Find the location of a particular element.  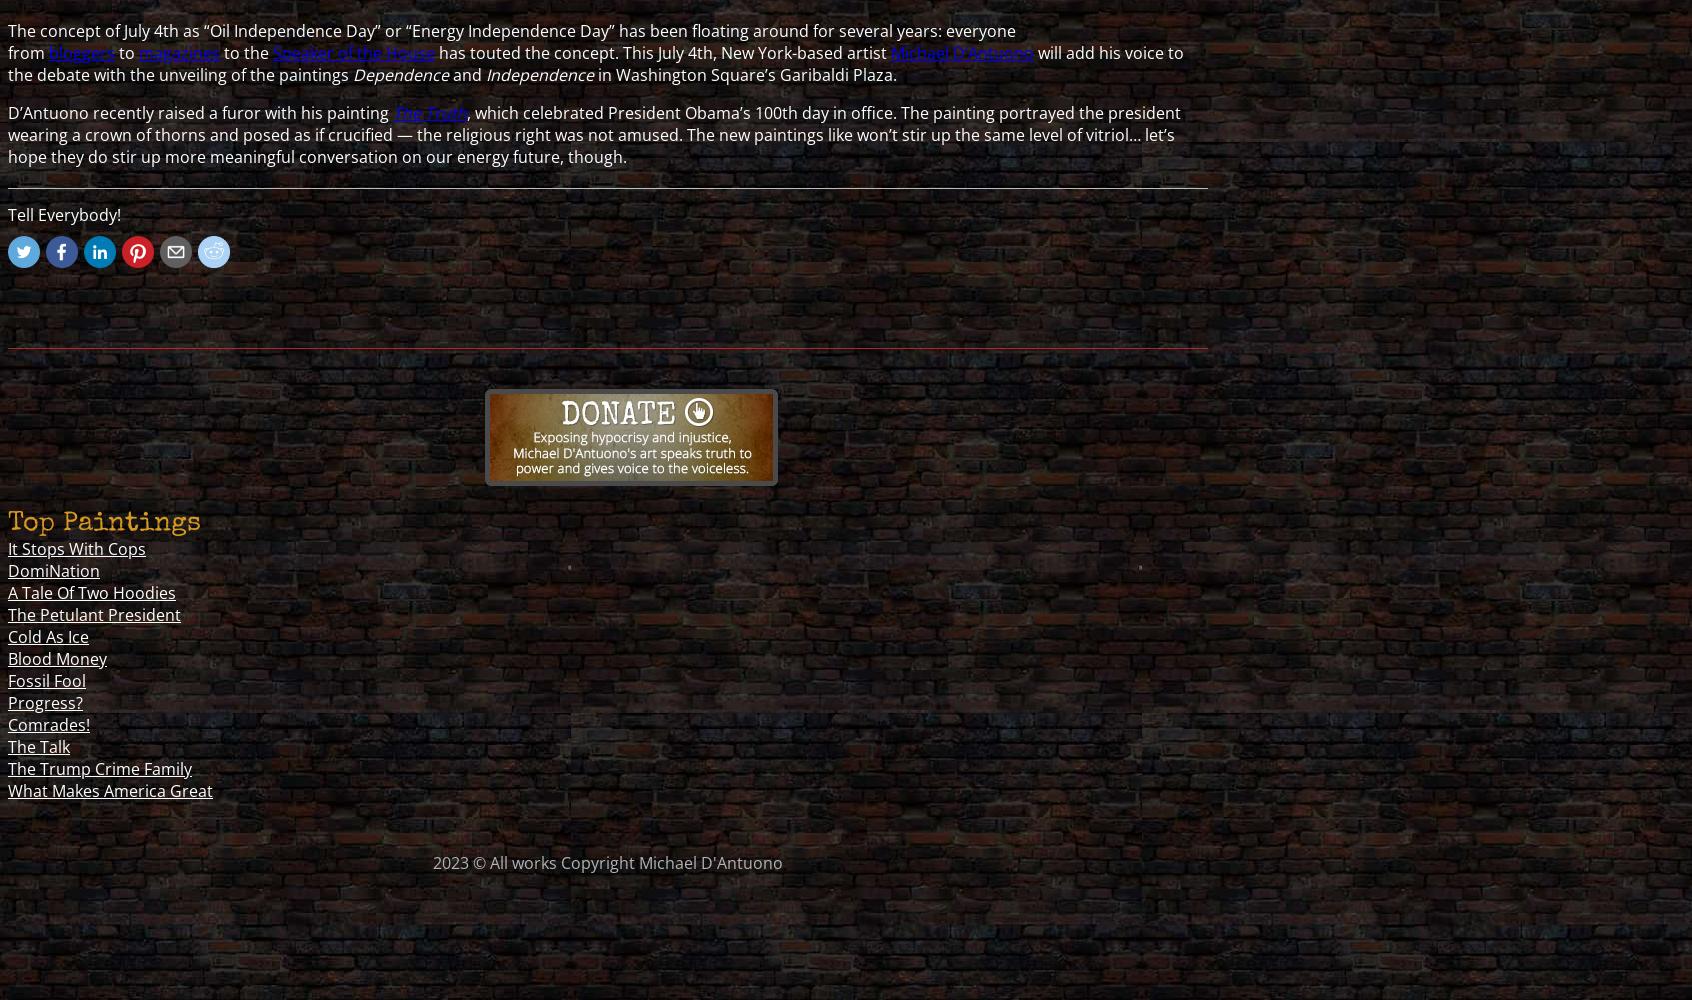

'Tell Everybody!' is located at coordinates (6, 213).